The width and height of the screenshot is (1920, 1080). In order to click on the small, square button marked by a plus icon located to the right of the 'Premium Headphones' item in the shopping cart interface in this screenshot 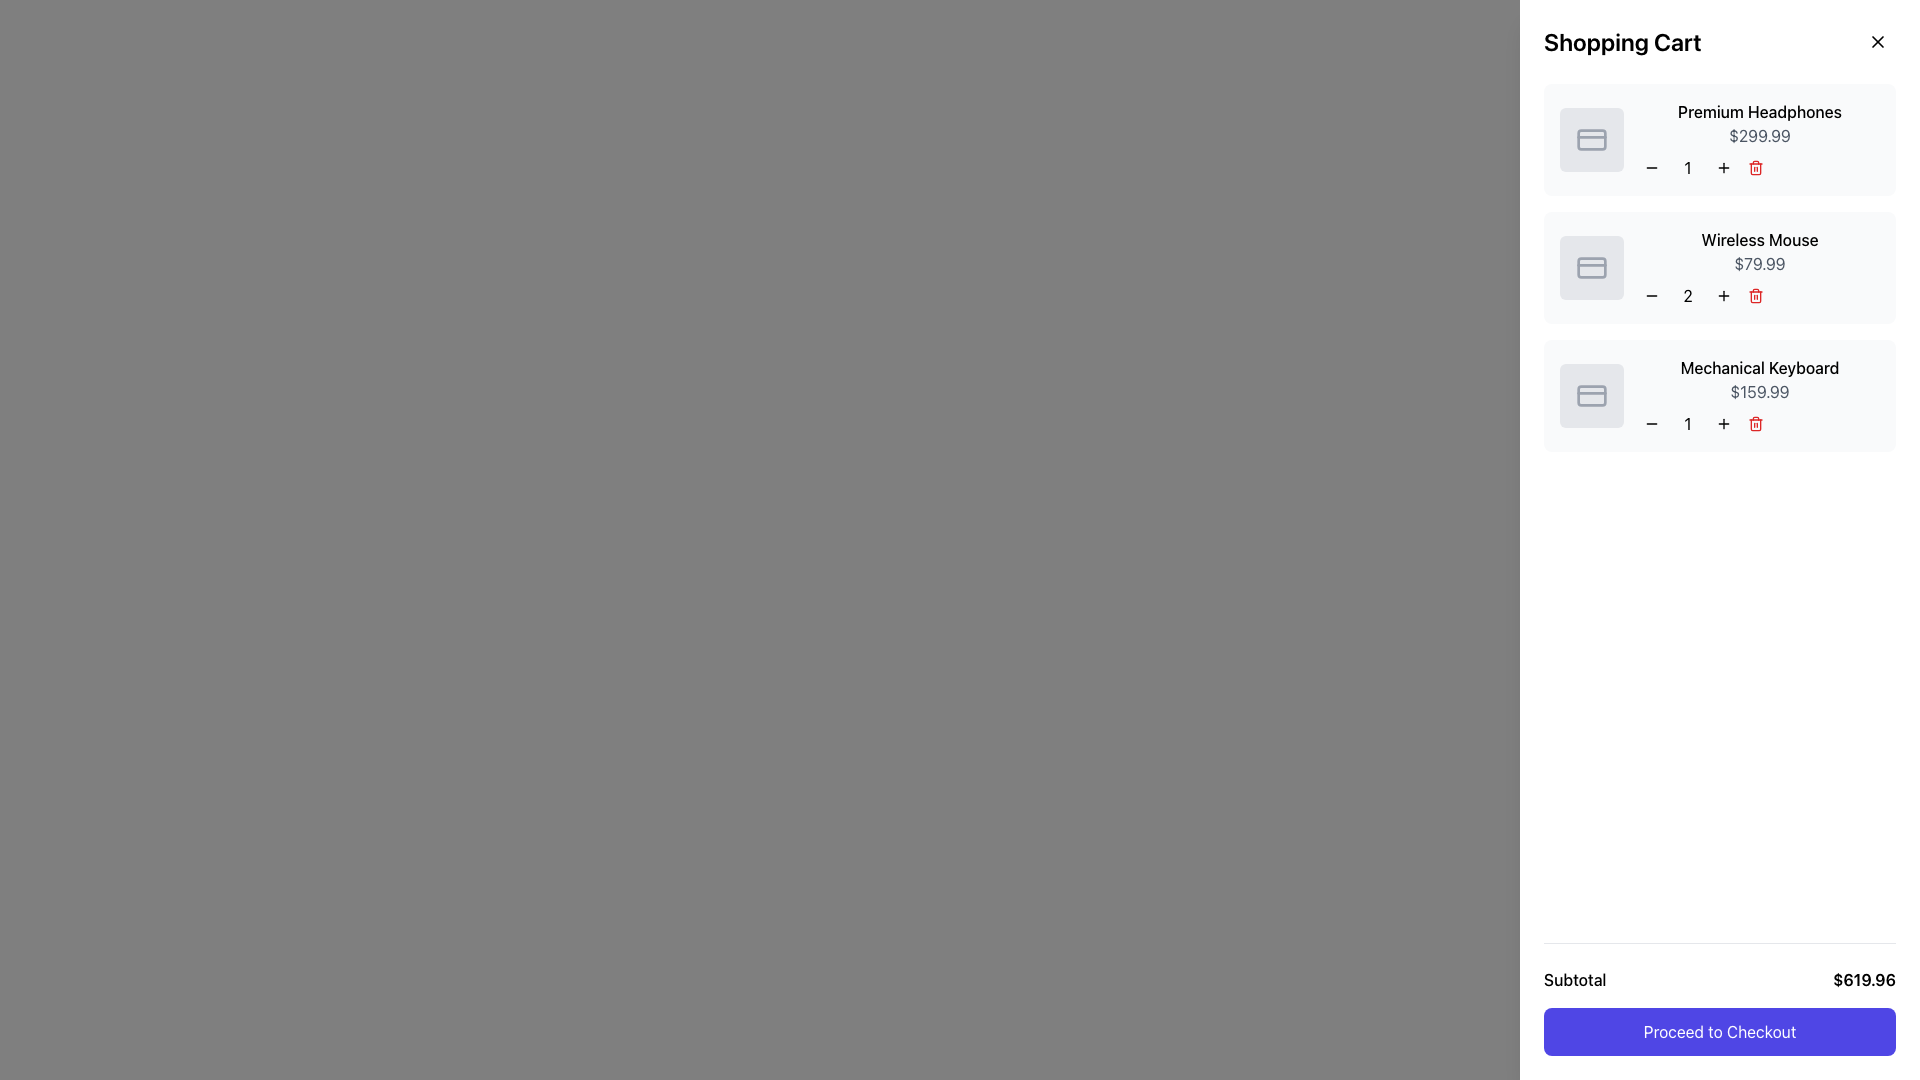, I will do `click(1722, 167)`.